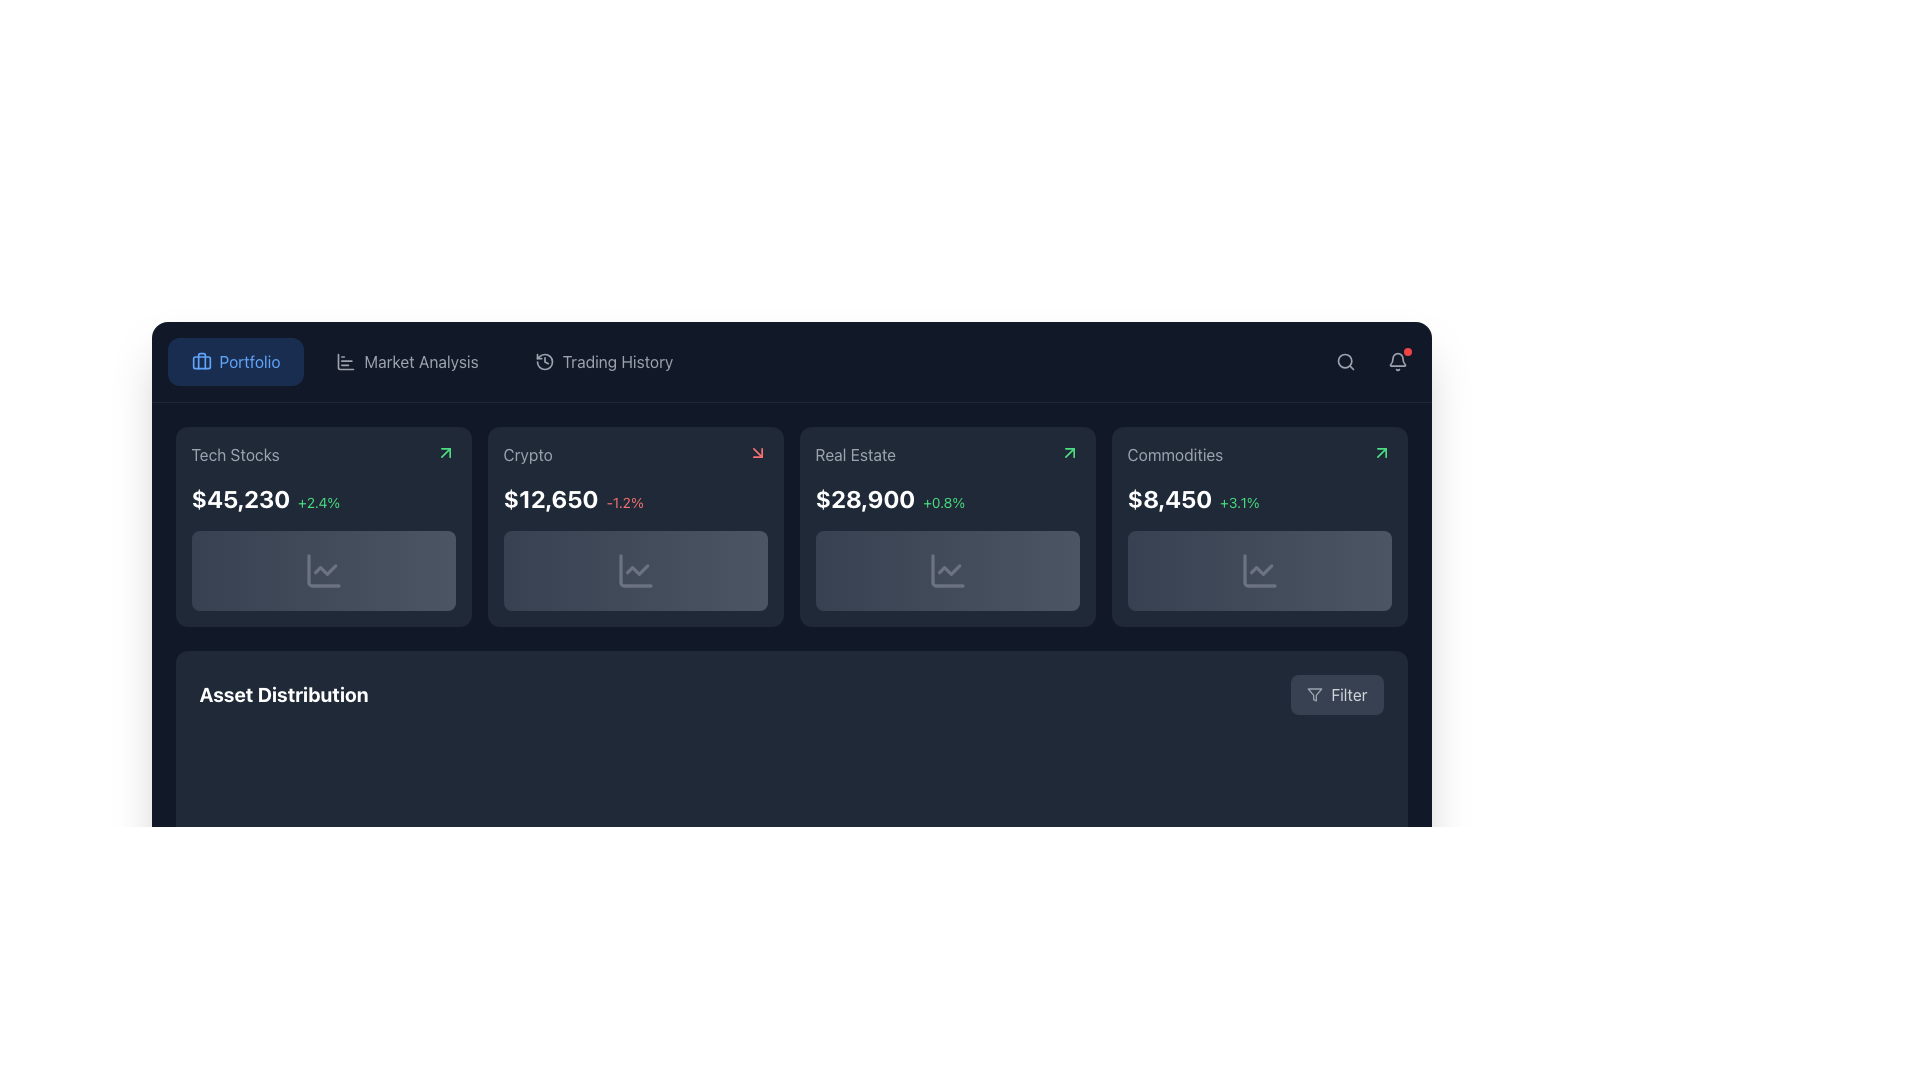 This screenshot has height=1080, width=1920. What do you see at coordinates (420, 362) in the screenshot?
I see `the 'Market Analysis' text label` at bounding box center [420, 362].